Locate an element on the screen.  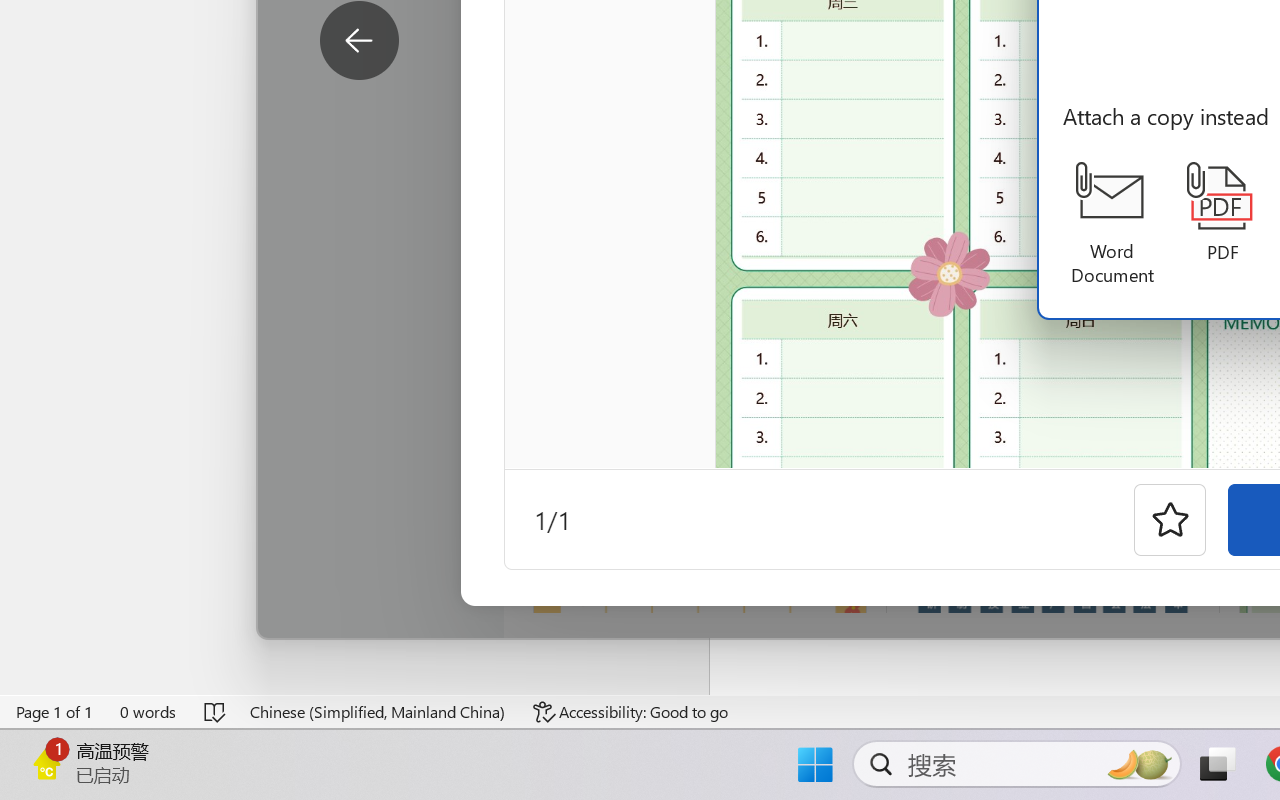
'Language Chinese (Simplified, Mainland China)' is located at coordinates (378, 711).